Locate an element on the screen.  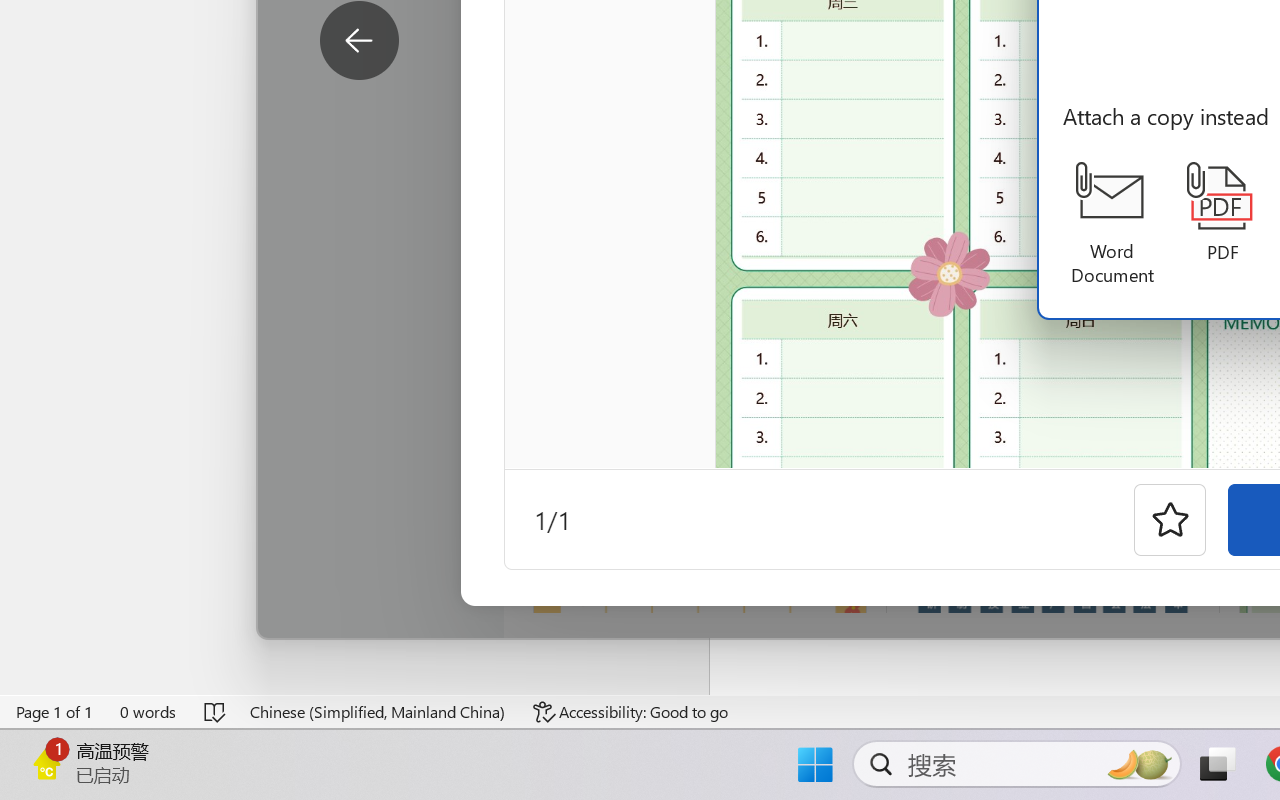
'Language Chinese (Simplified, Mainland China)' is located at coordinates (378, 711).